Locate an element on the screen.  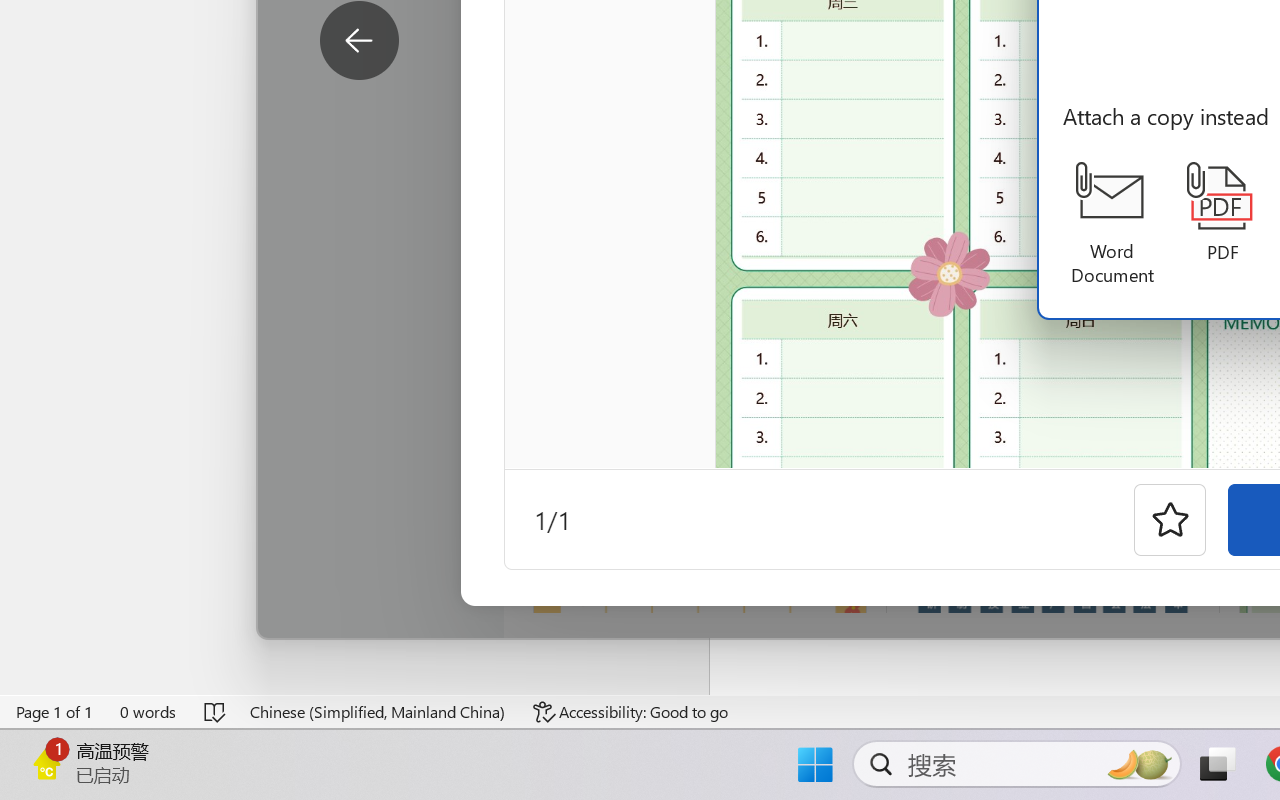
'Language Chinese (Simplified, Mainland China)' is located at coordinates (378, 711).